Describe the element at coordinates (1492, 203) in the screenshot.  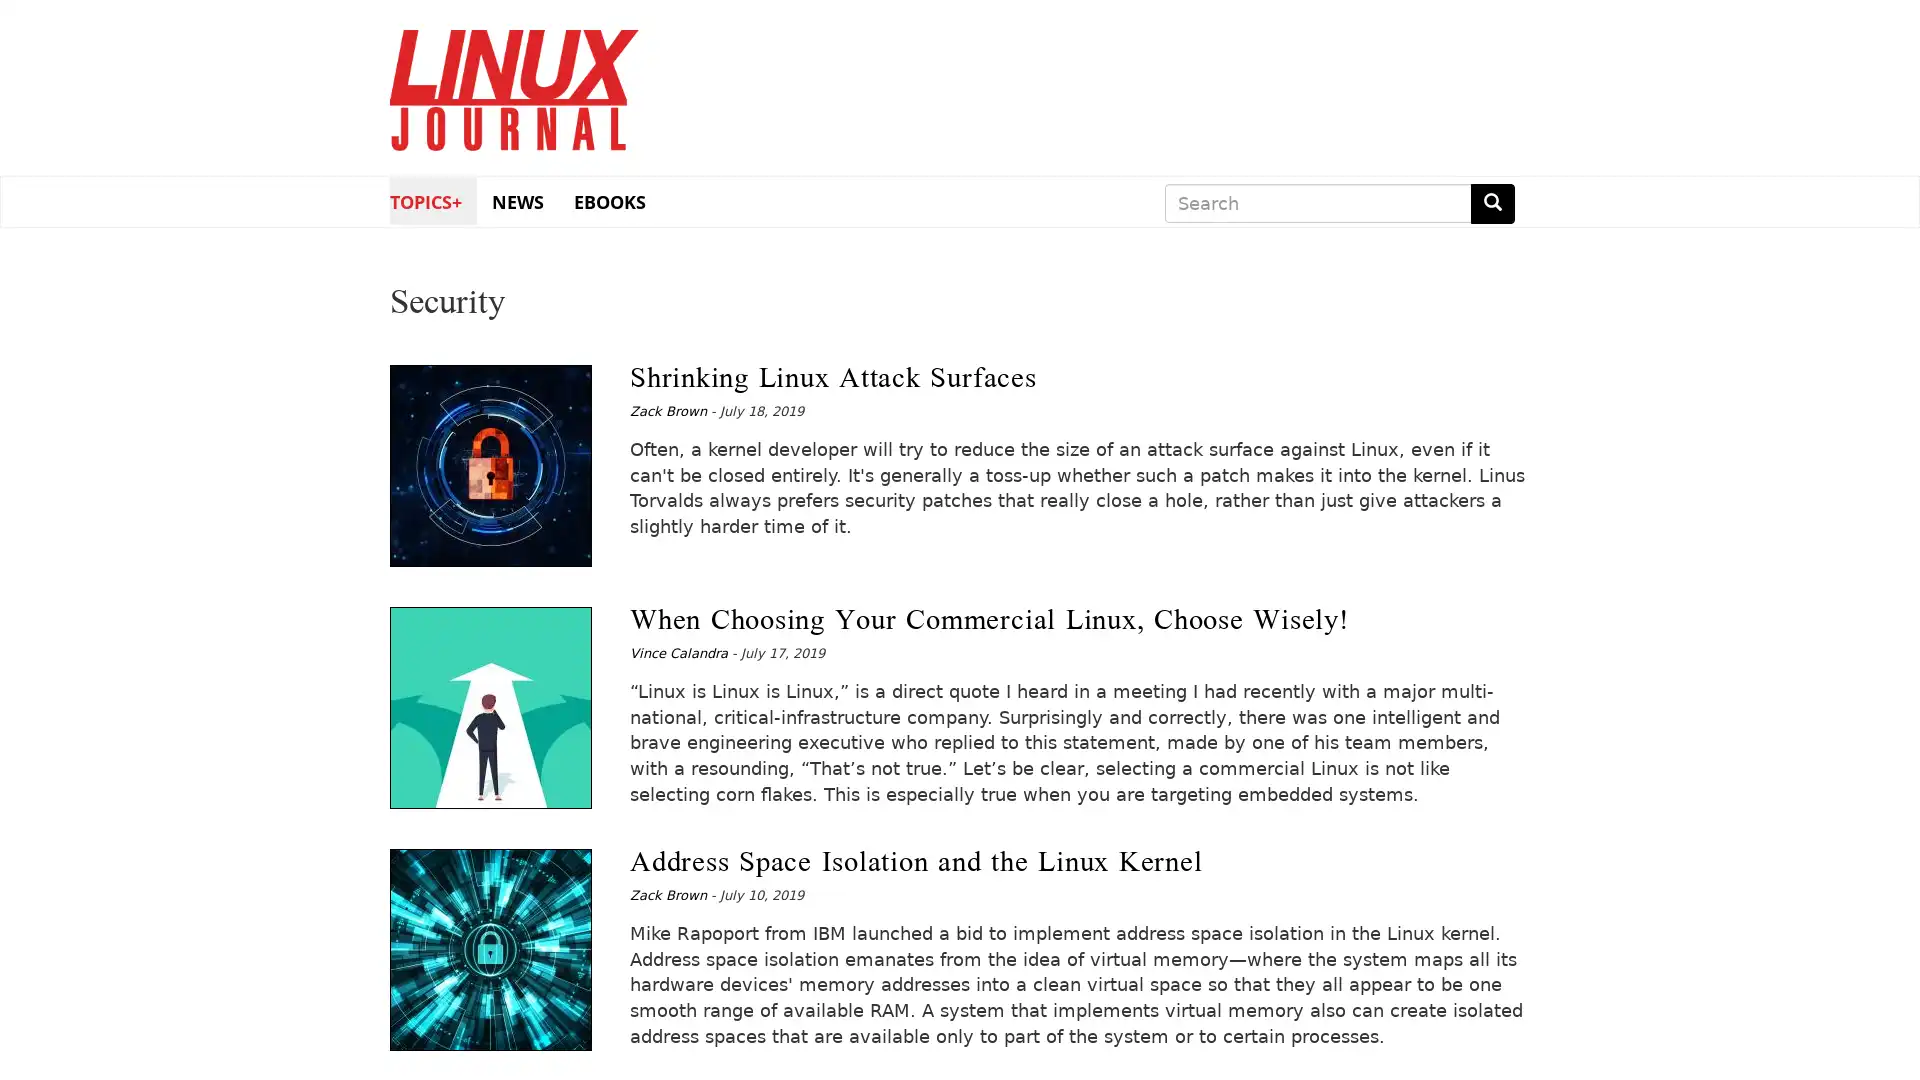
I see `Search` at that location.